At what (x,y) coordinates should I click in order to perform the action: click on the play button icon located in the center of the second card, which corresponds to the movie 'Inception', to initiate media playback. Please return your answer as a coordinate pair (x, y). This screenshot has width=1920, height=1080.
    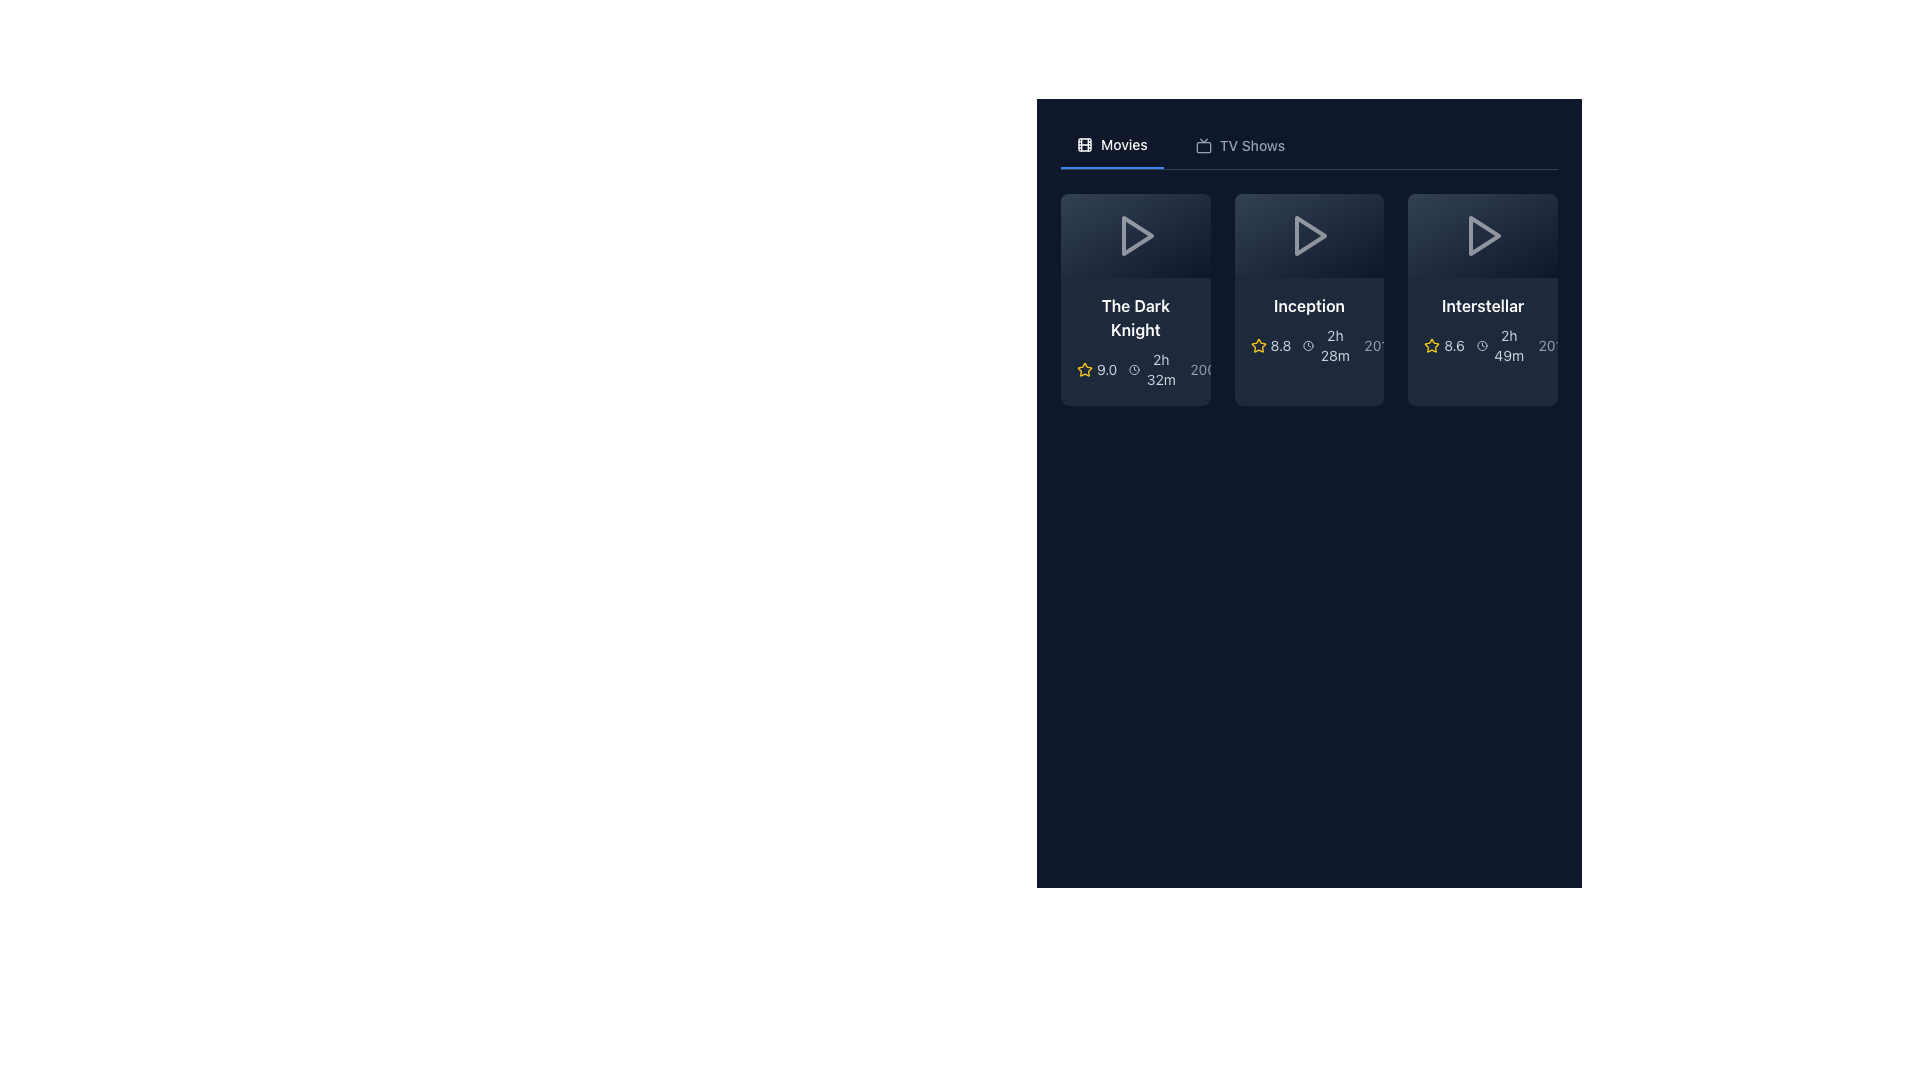
    Looking at the image, I should click on (1309, 235).